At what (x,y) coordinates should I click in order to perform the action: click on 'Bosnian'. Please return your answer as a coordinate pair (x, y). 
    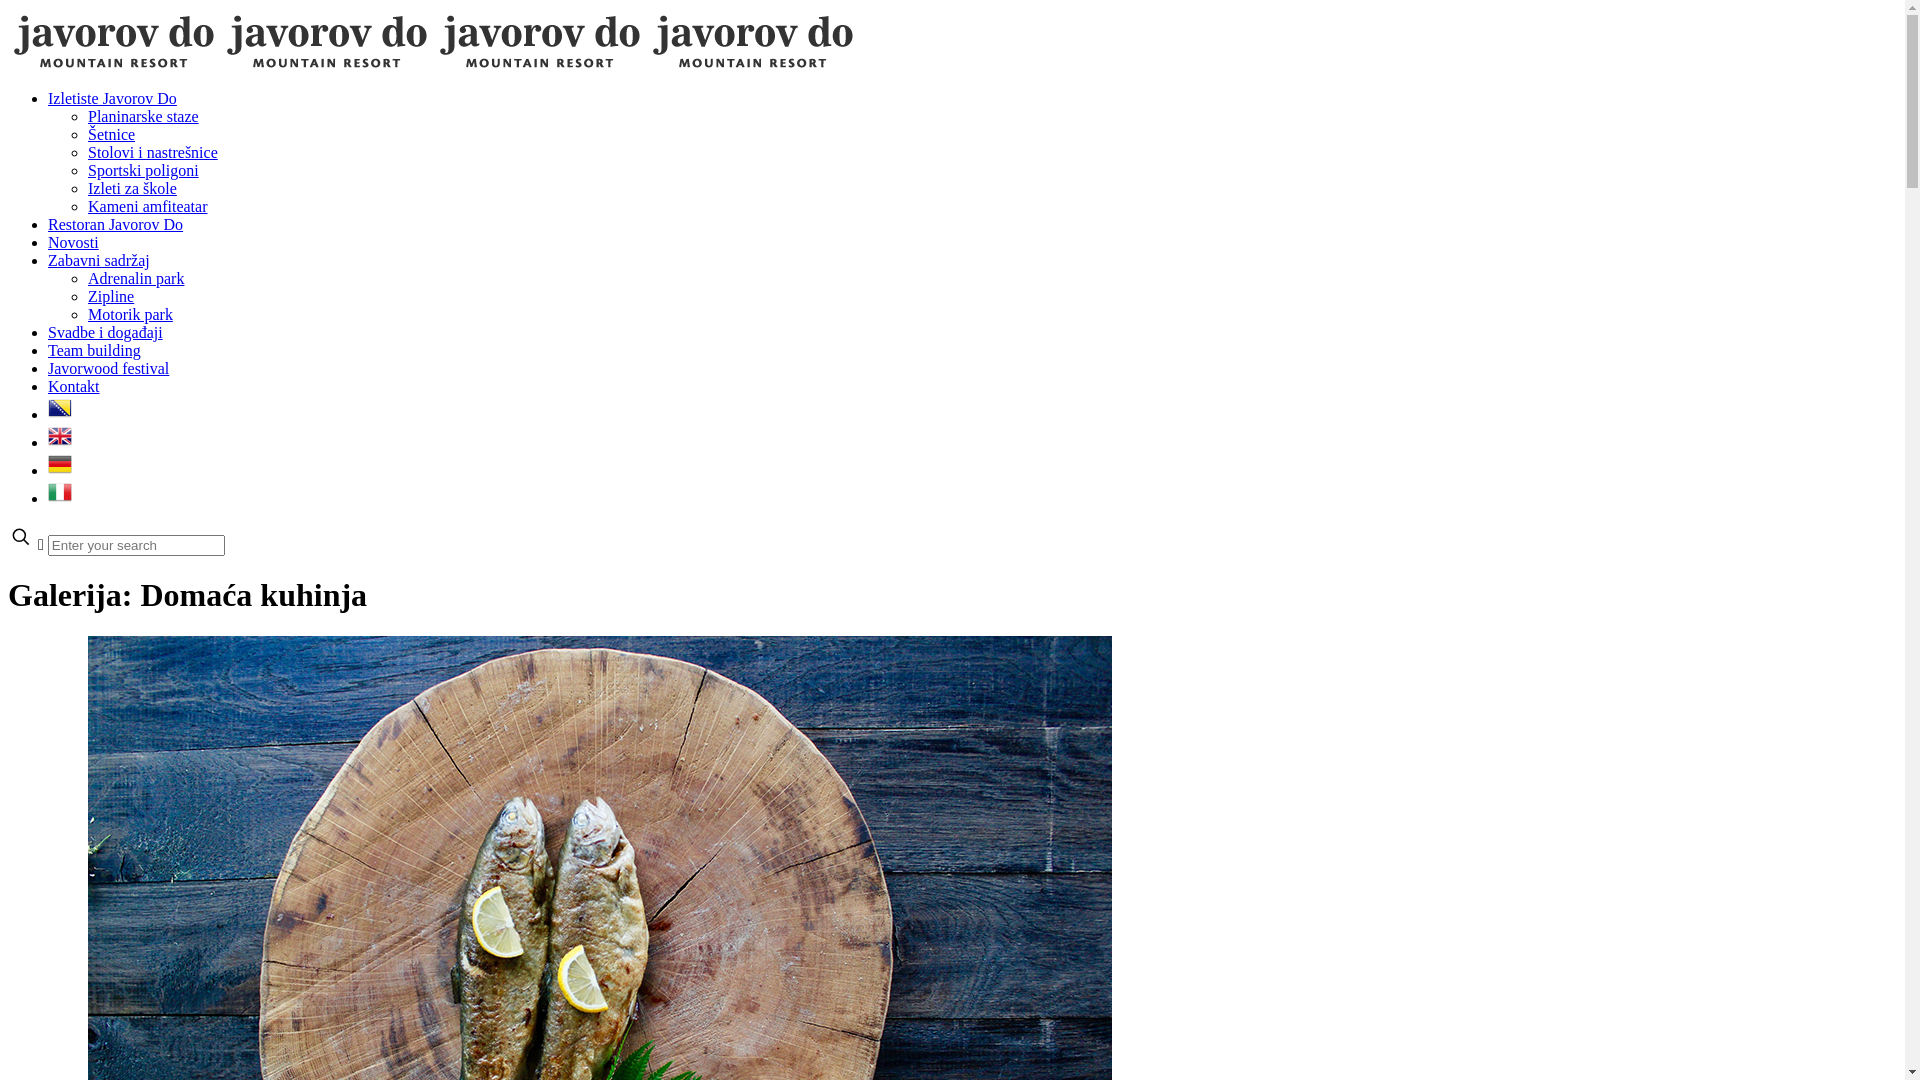
    Looking at the image, I should click on (59, 413).